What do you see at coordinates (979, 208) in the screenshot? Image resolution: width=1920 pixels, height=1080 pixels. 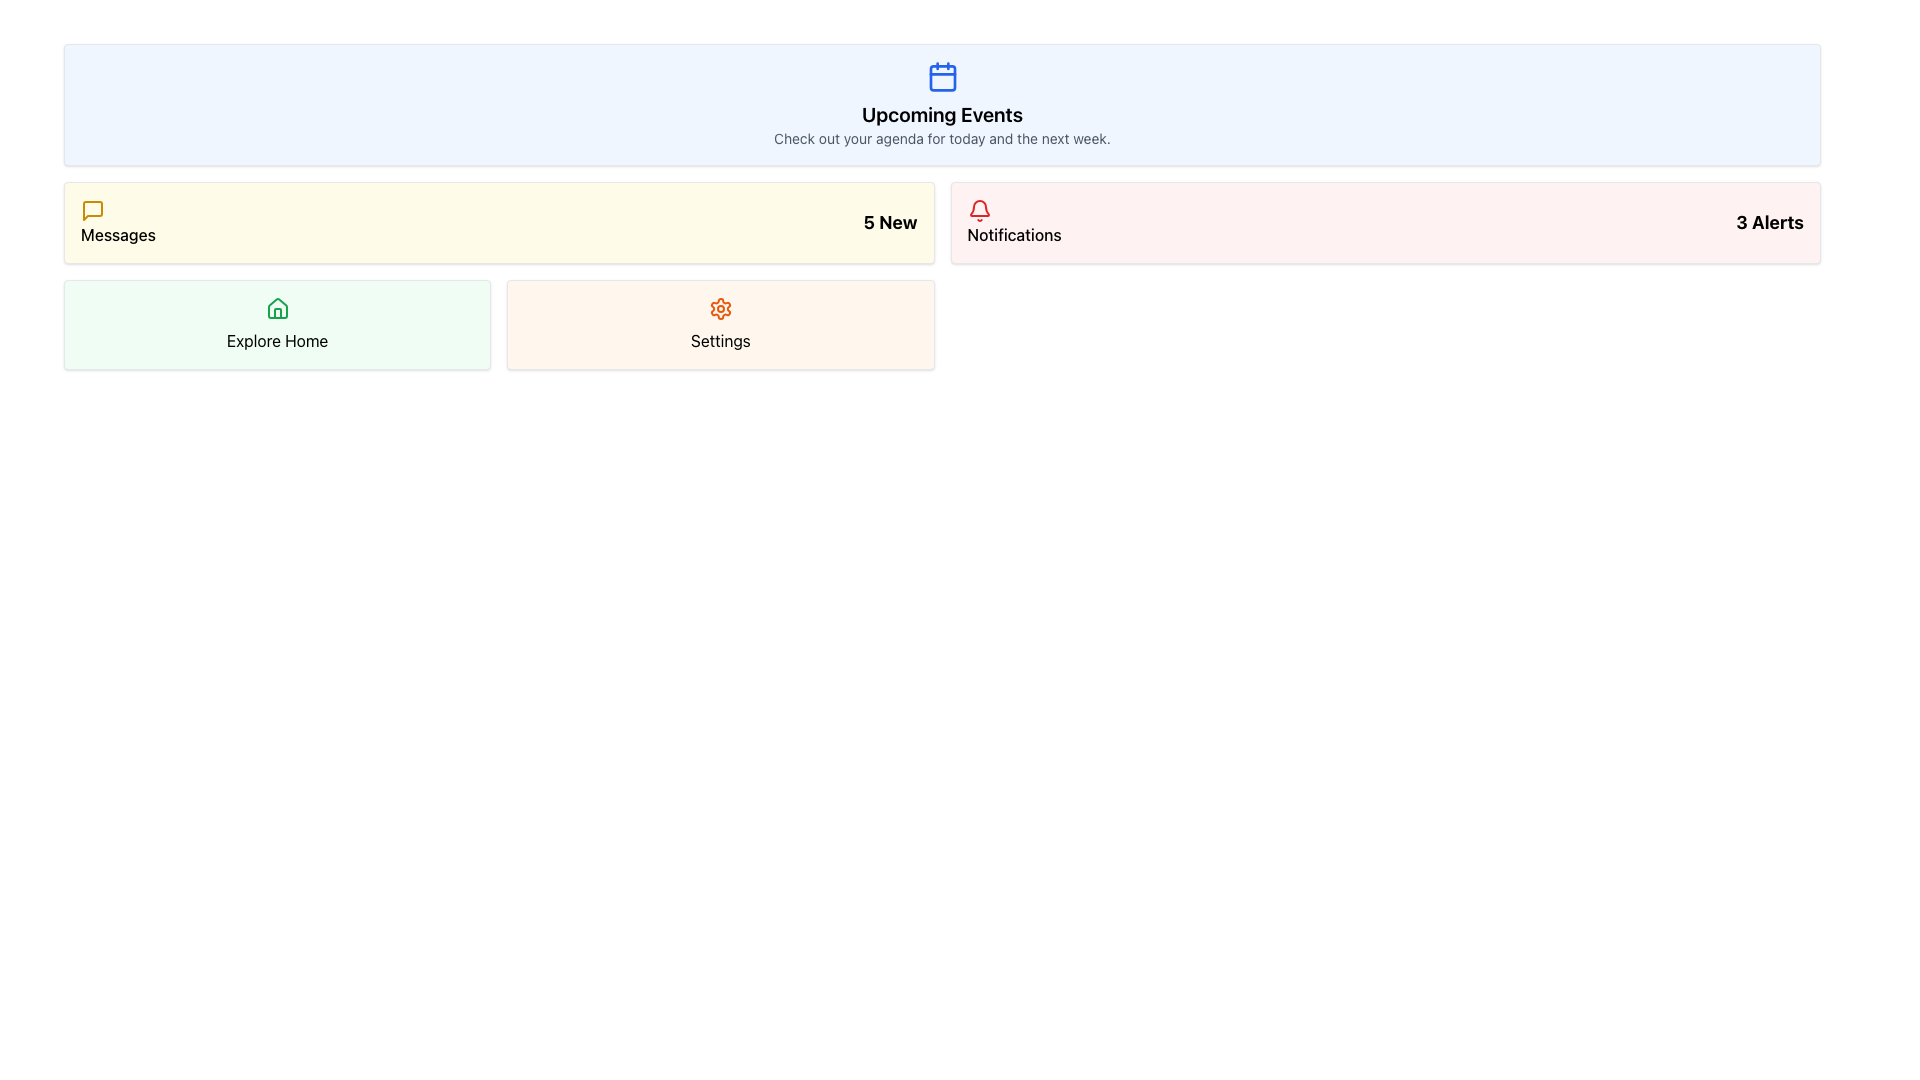 I see `the bell-shaped icon with a red border located centrally within the notification box above the 'Notifications' text` at bounding box center [979, 208].